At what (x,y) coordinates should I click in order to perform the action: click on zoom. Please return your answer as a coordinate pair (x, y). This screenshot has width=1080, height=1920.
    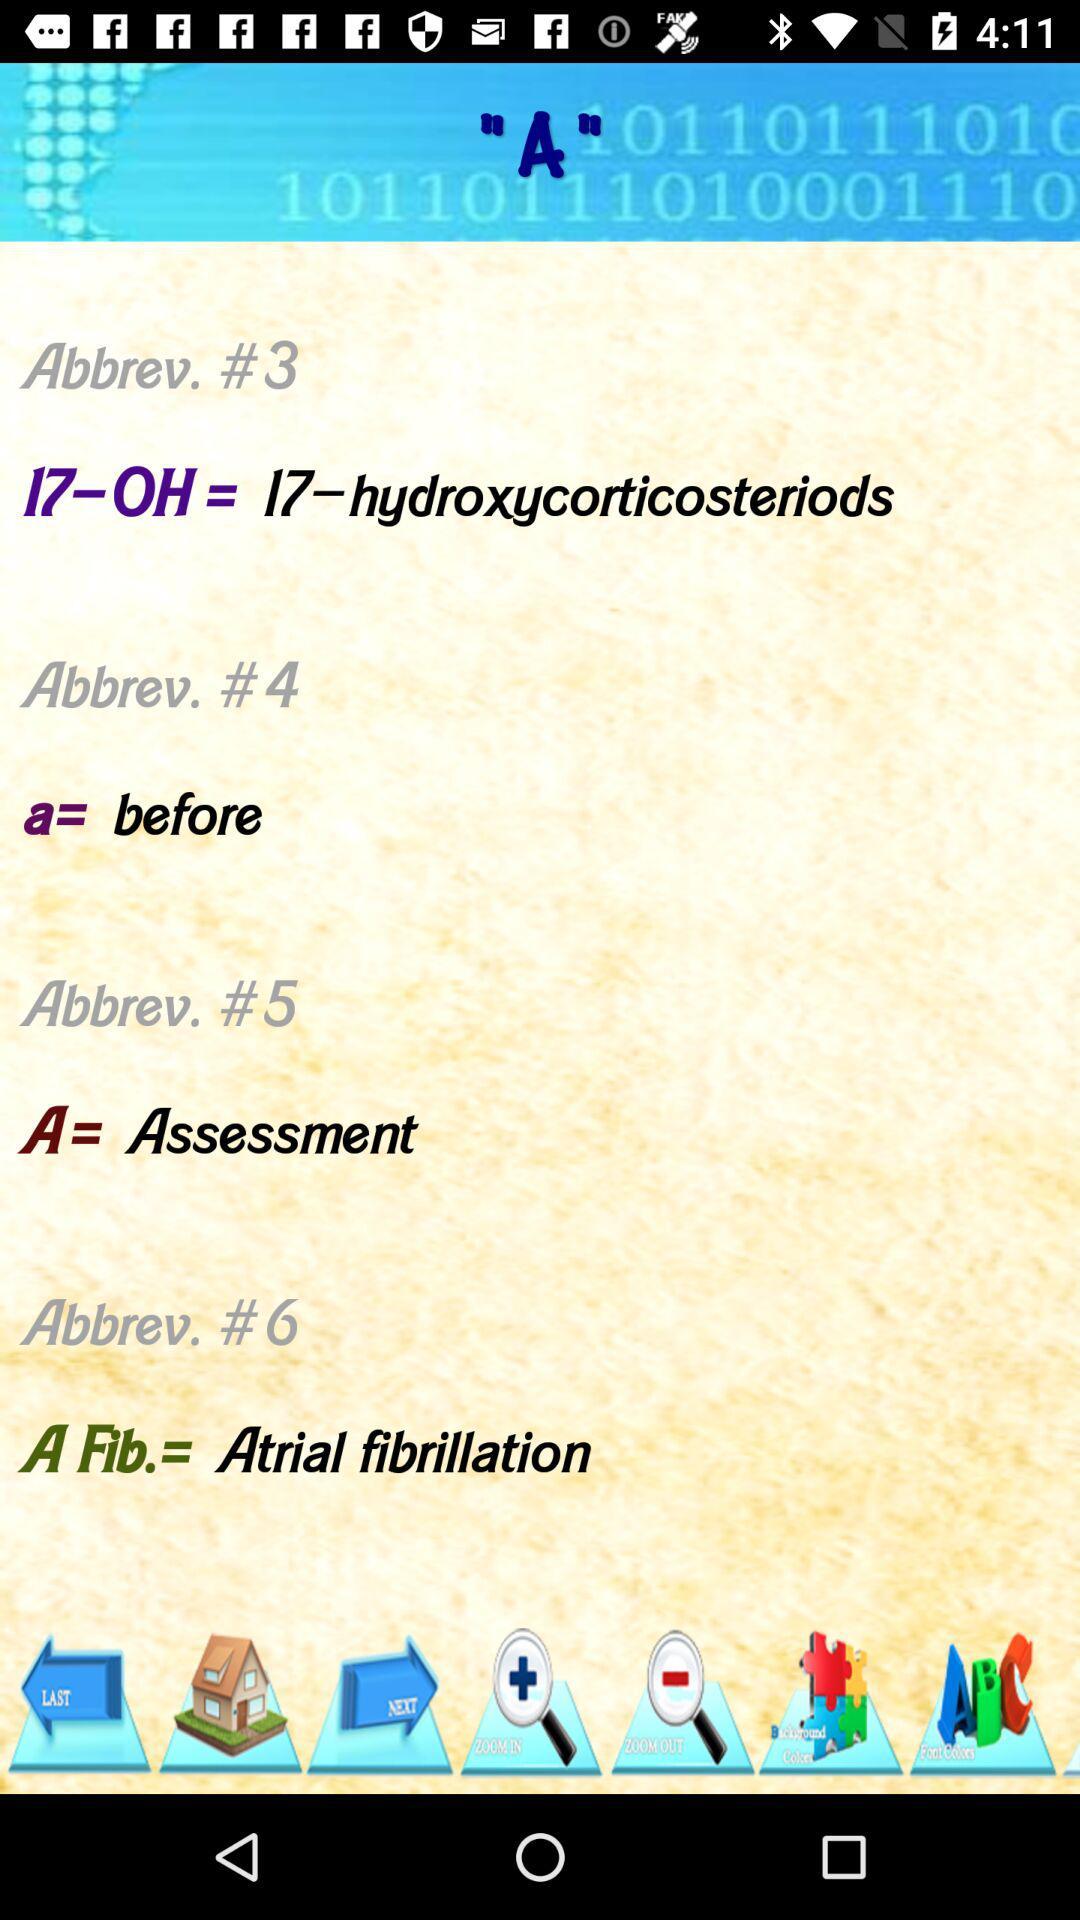
    Looking at the image, I should click on (529, 1702).